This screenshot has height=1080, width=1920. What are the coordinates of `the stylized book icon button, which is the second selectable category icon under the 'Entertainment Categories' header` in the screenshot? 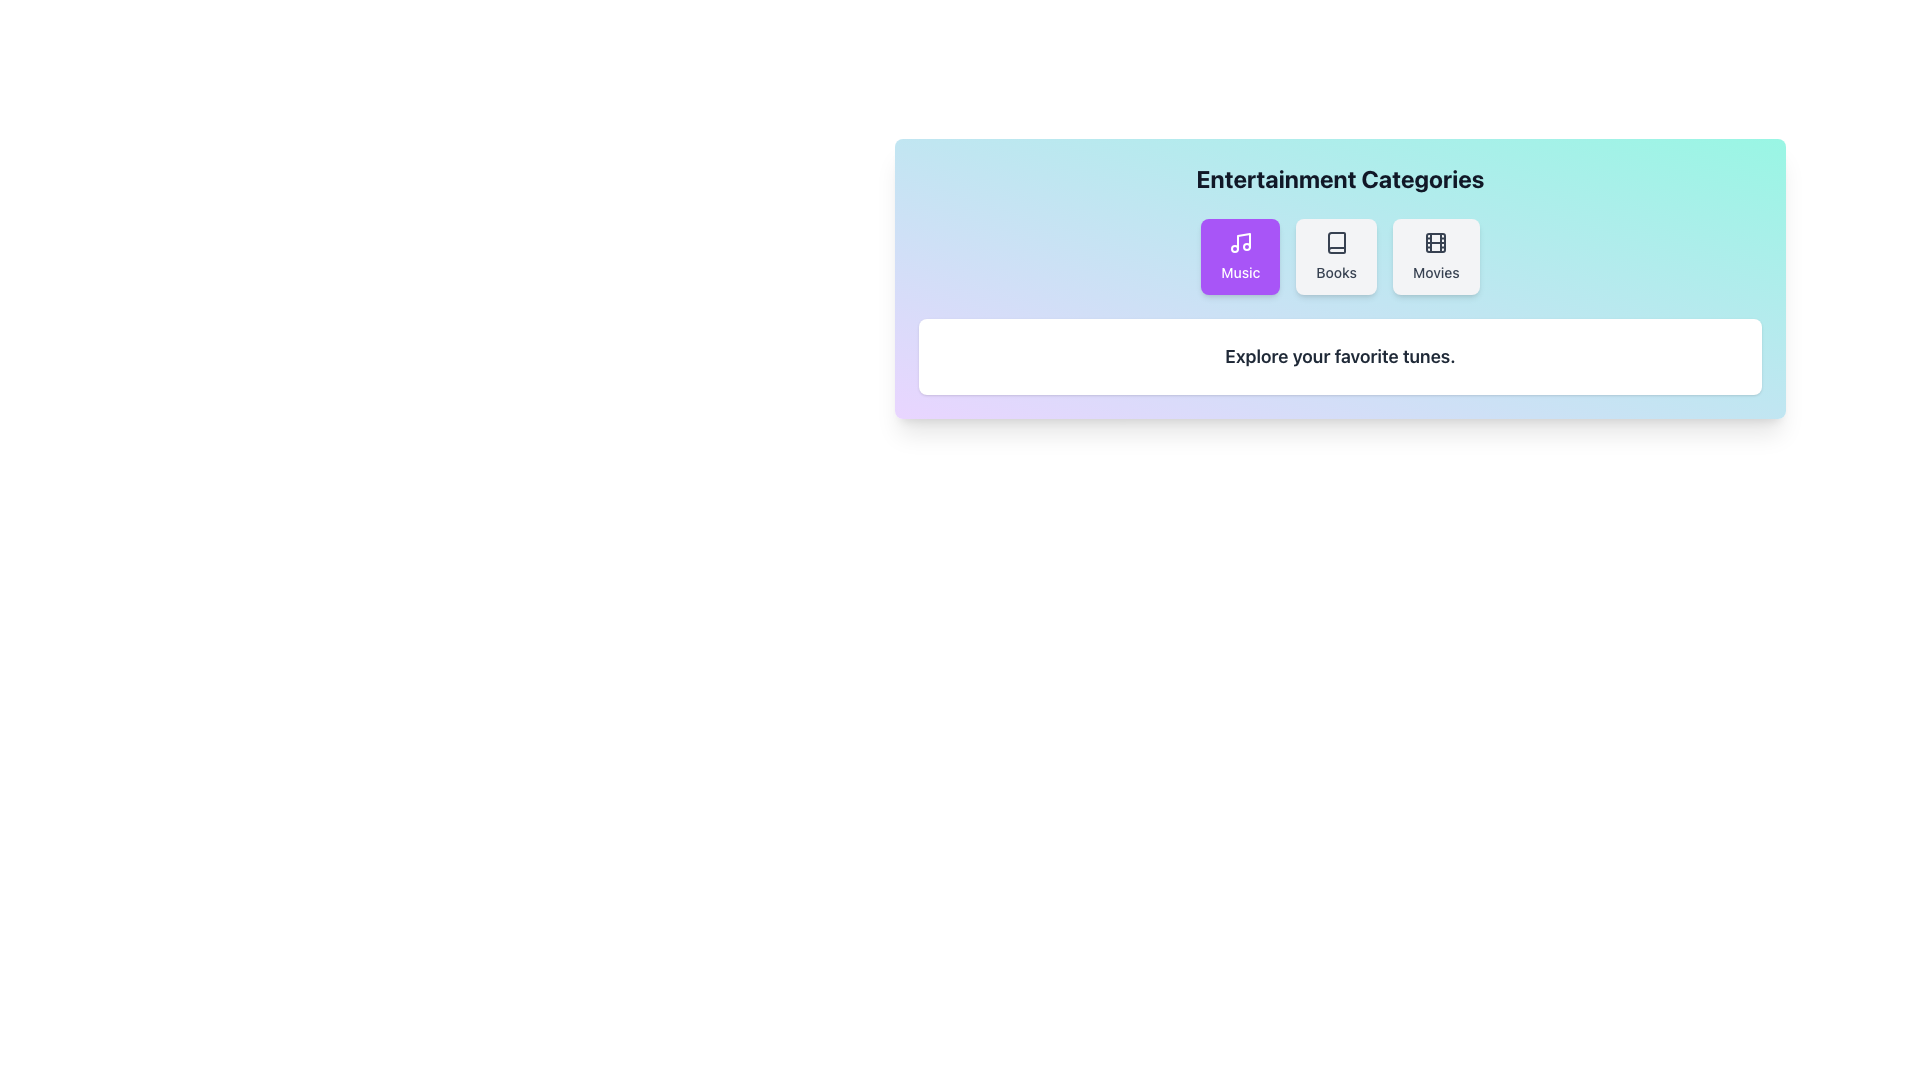 It's located at (1335, 242).